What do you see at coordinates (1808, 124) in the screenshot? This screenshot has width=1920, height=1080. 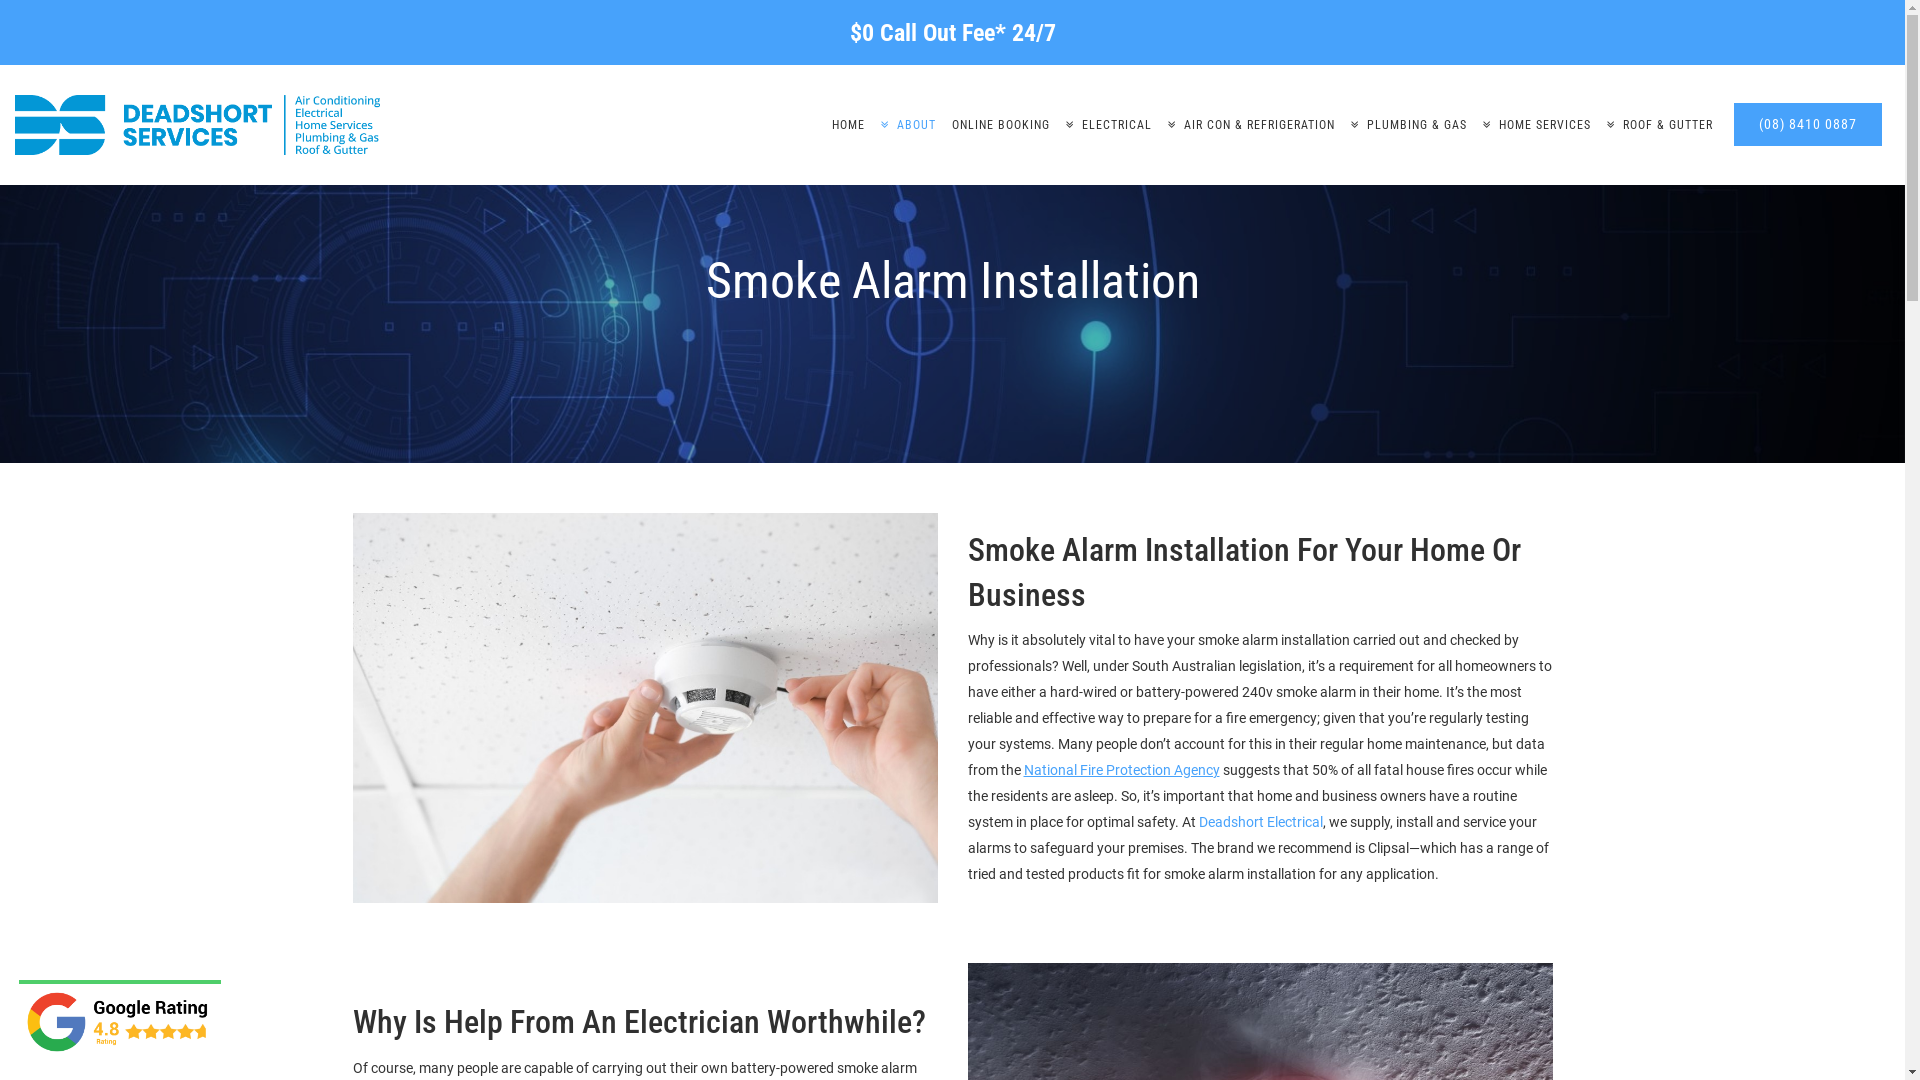 I see `'(08) 8410 0887'` at bounding box center [1808, 124].